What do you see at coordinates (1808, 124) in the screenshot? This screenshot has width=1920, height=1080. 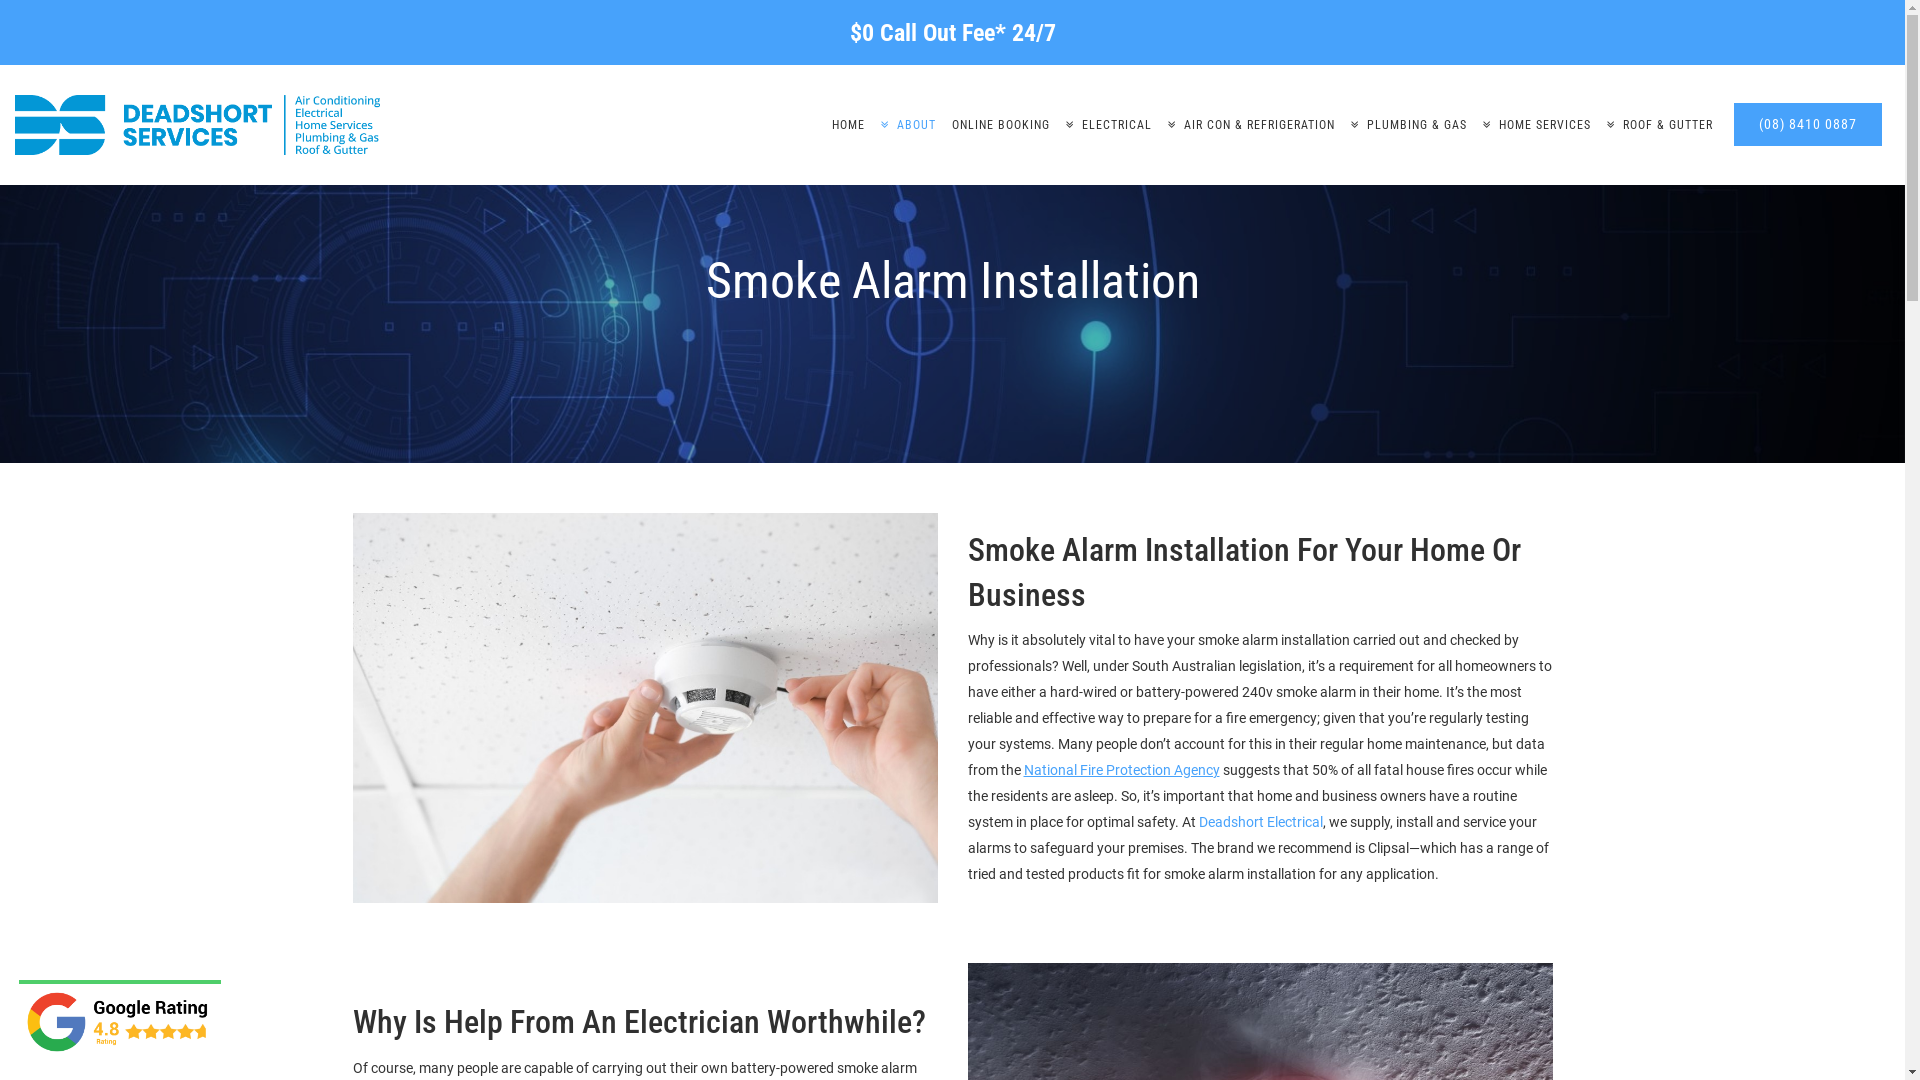 I see `'(08) 8410 0887'` at bounding box center [1808, 124].